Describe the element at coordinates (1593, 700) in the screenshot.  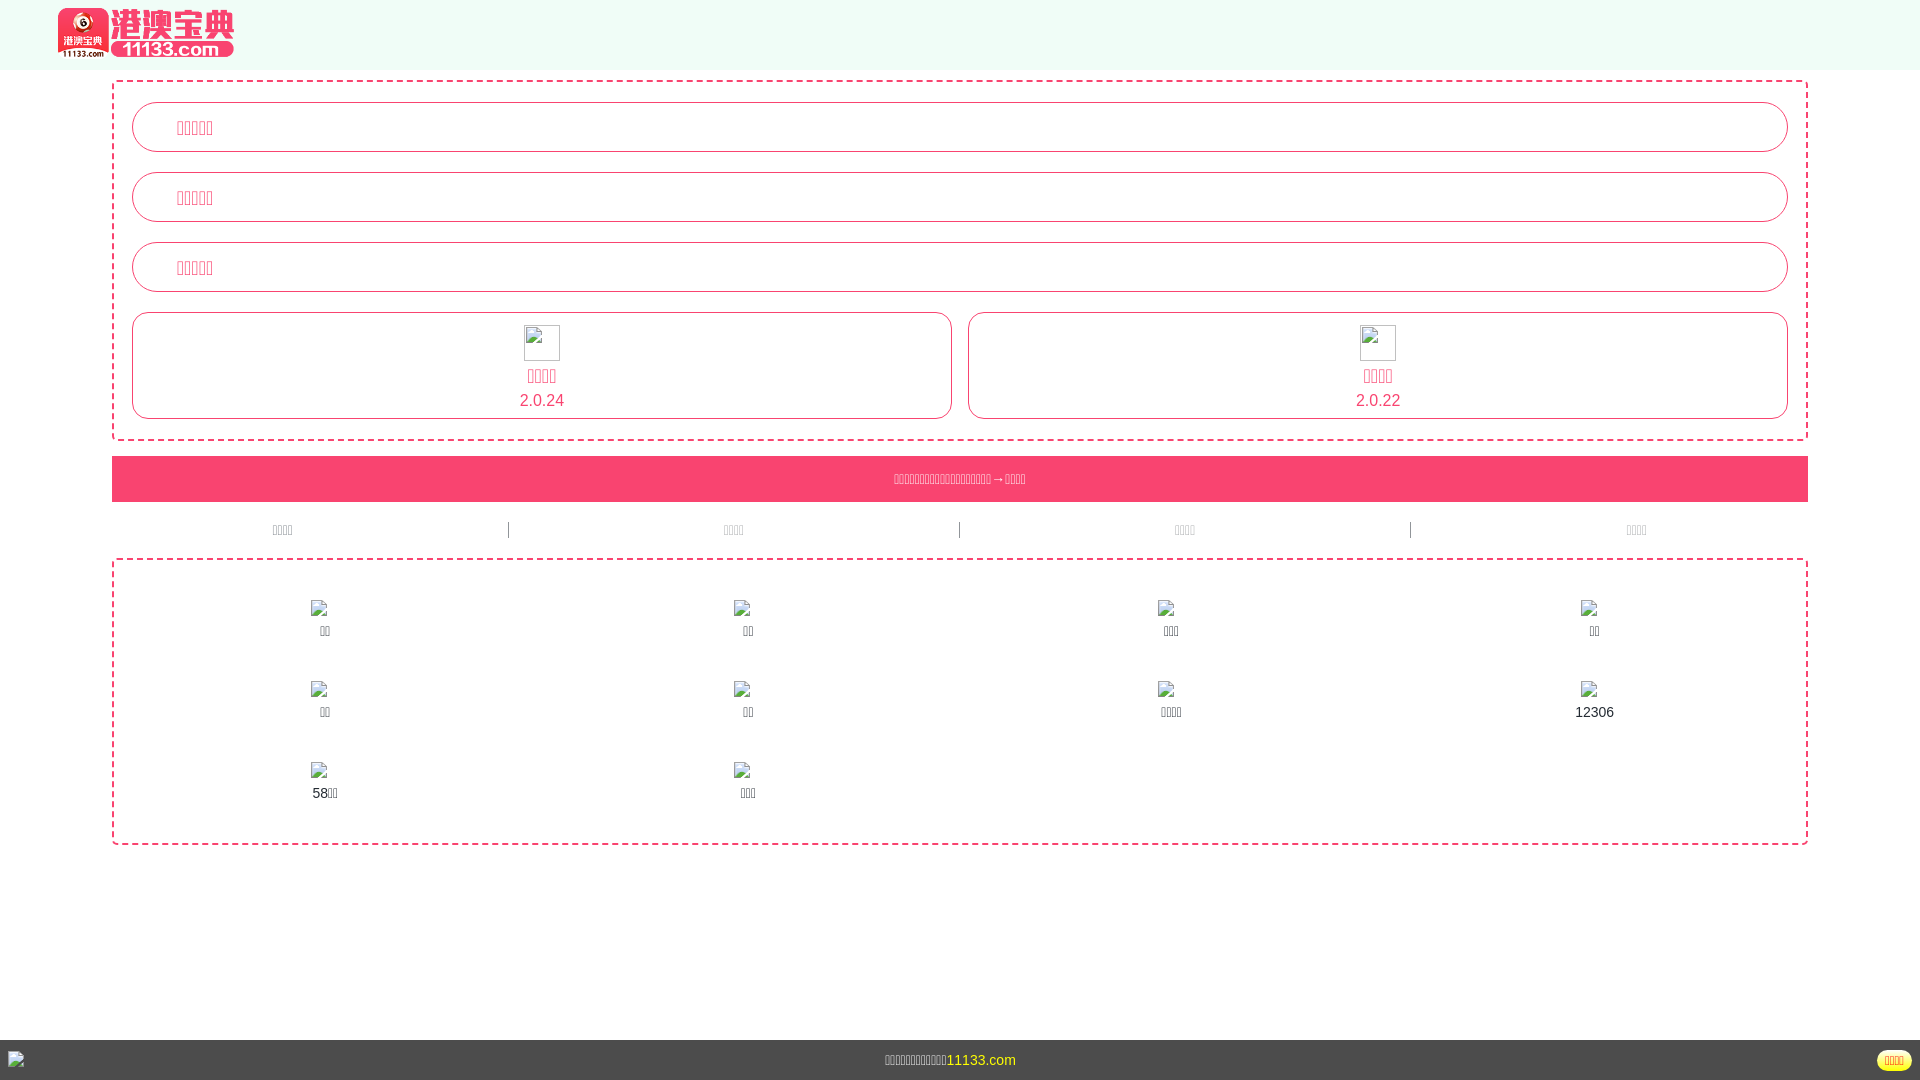
I see `'12306'` at that location.